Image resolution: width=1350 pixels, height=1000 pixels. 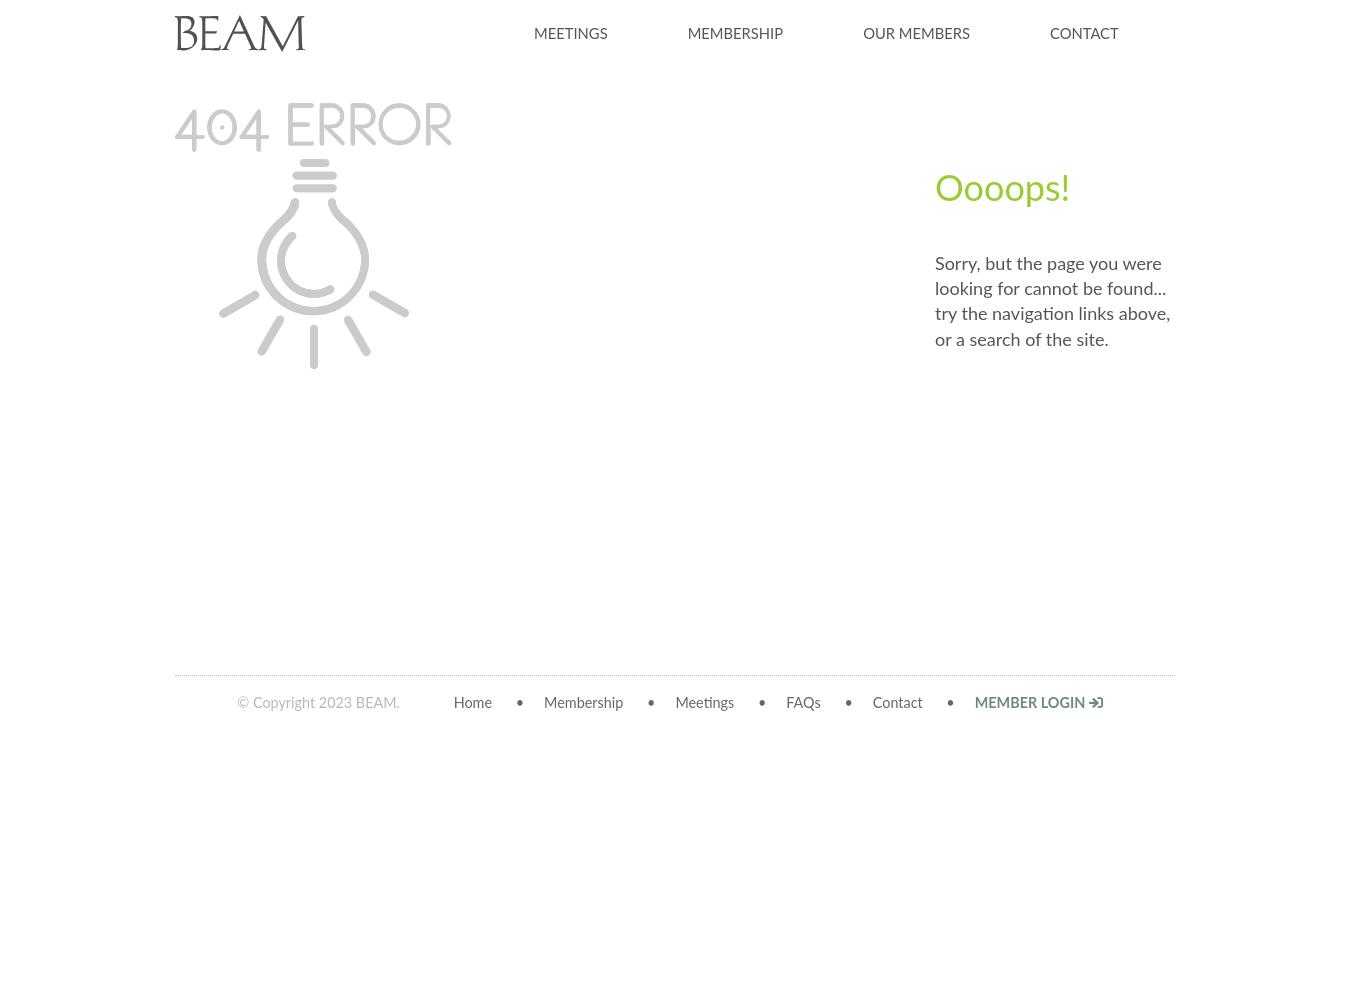 I want to click on 'Member Login ', so click(x=973, y=702).